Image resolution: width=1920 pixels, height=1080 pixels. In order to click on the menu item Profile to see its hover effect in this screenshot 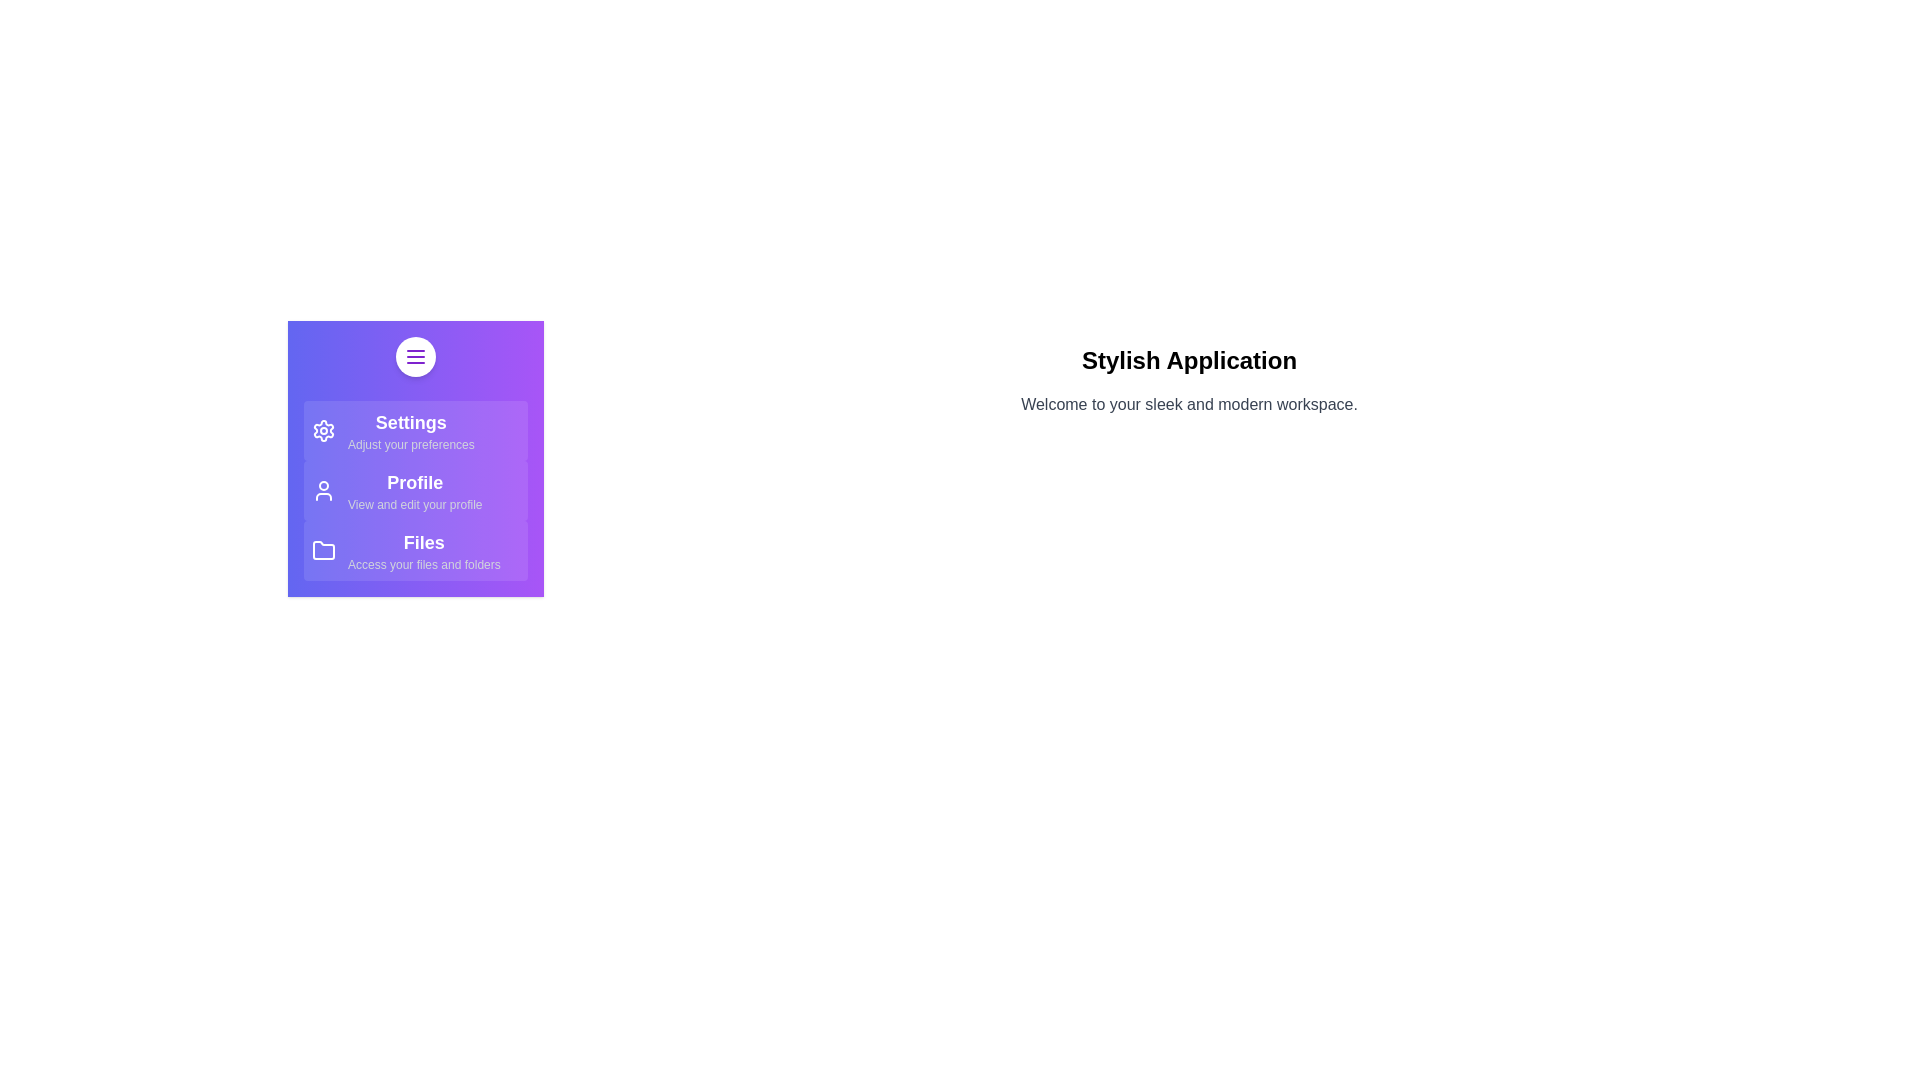, I will do `click(415, 490)`.